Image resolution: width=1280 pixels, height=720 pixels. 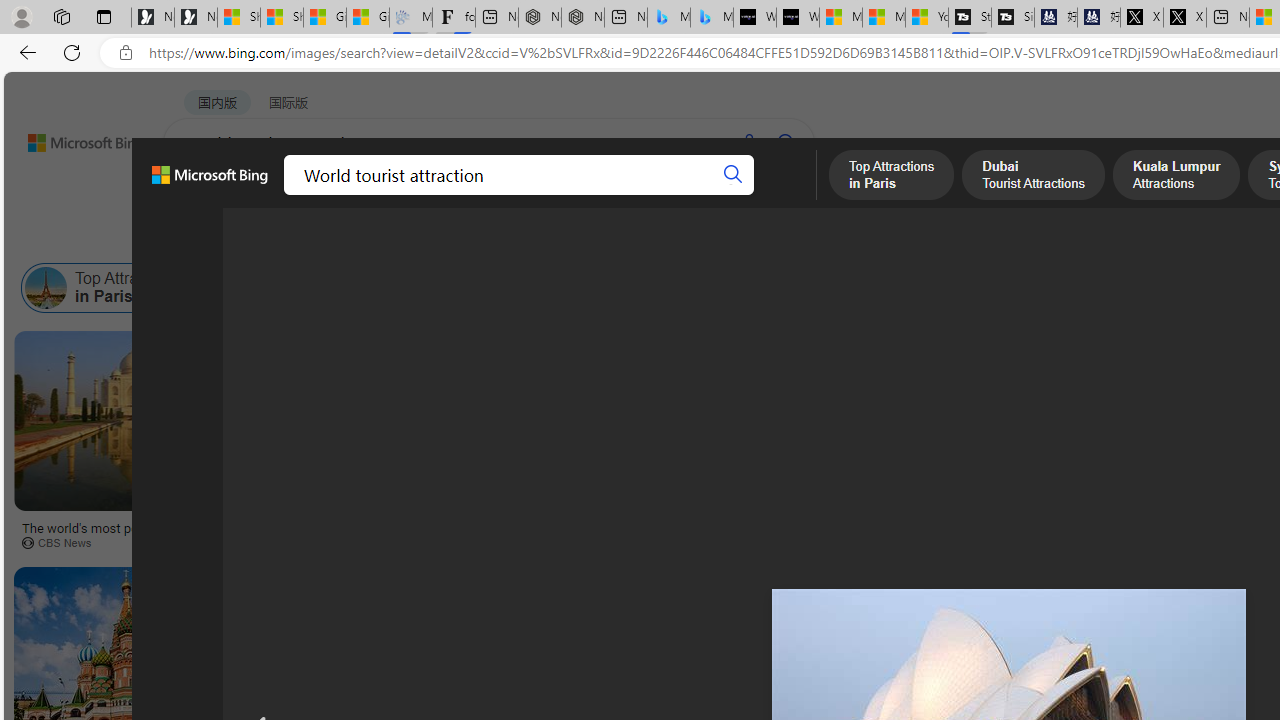 I want to click on 'Newsletter Sign Up', so click(x=196, y=17).